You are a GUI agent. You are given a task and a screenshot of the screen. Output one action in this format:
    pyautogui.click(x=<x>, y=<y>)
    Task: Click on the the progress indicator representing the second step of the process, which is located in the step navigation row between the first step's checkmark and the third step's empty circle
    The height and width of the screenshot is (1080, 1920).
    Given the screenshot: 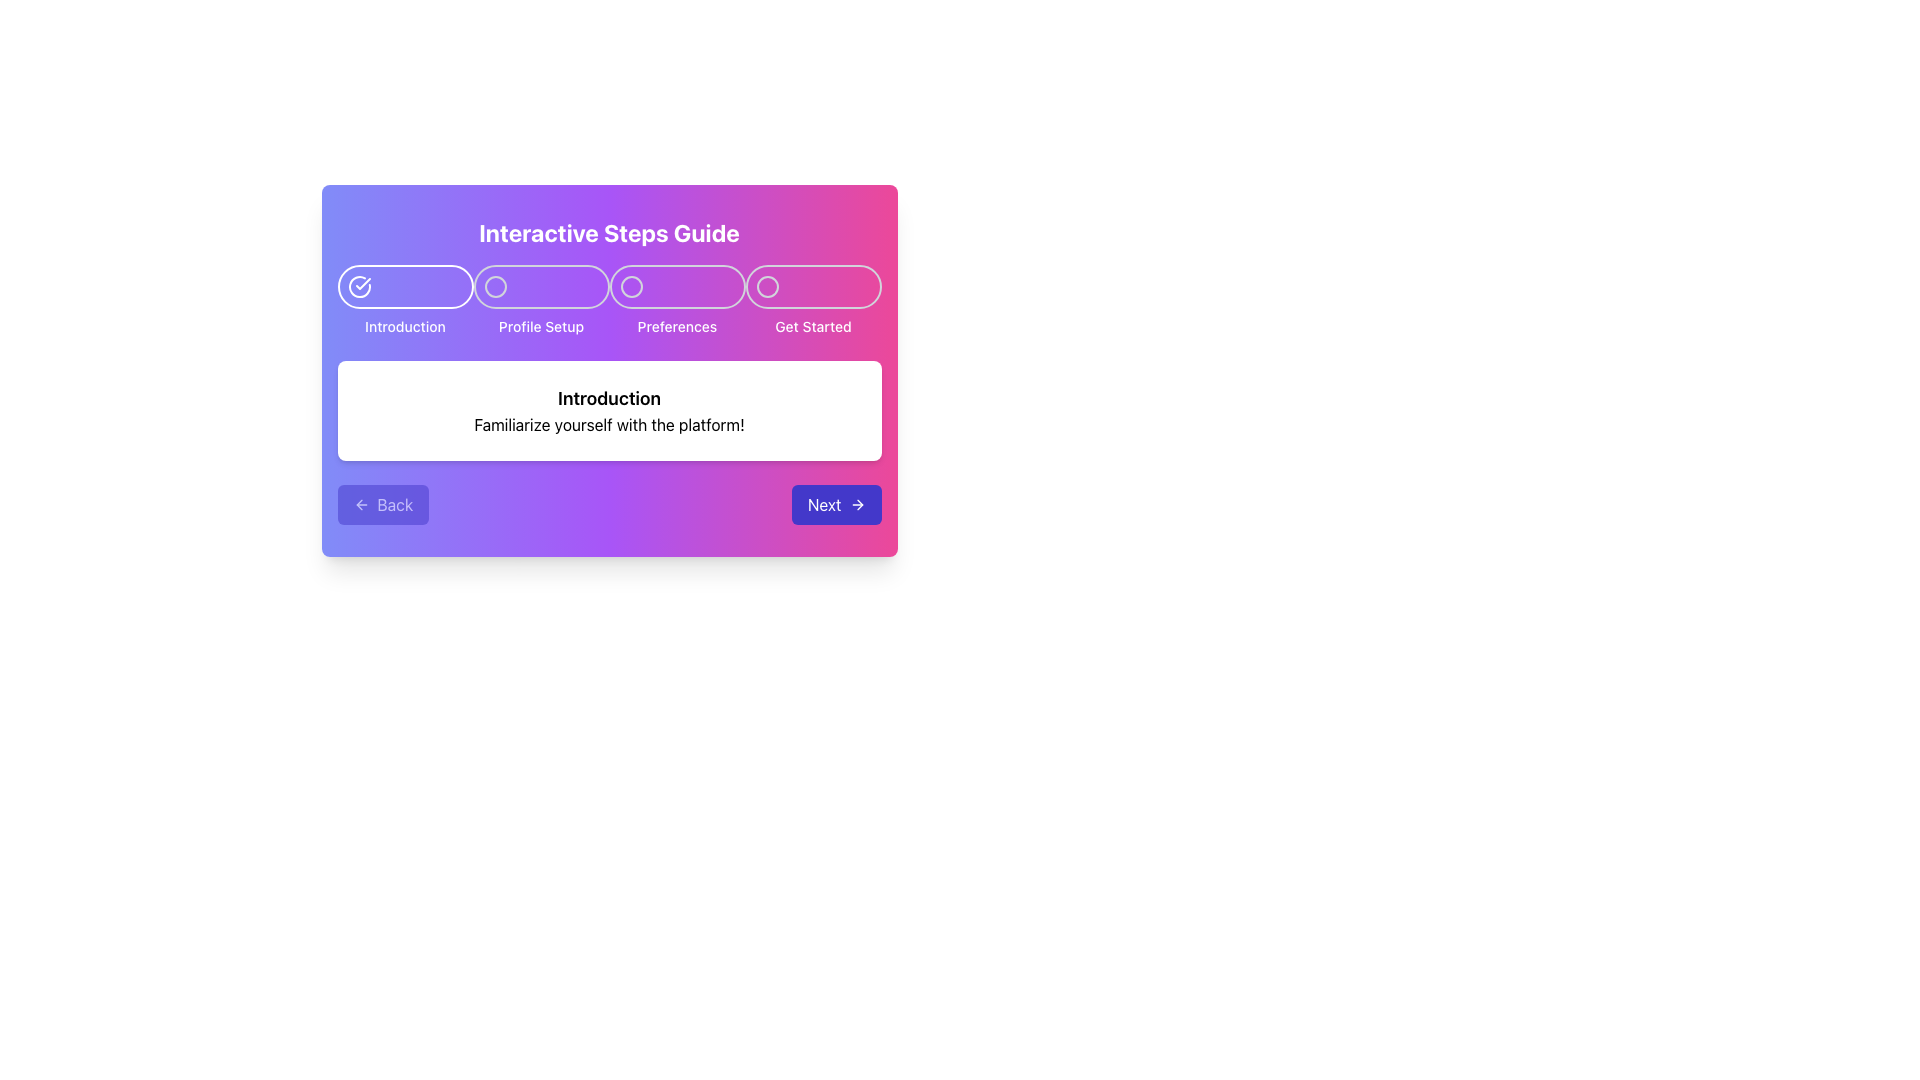 What is the action you would take?
    pyautogui.click(x=495, y=286)
    